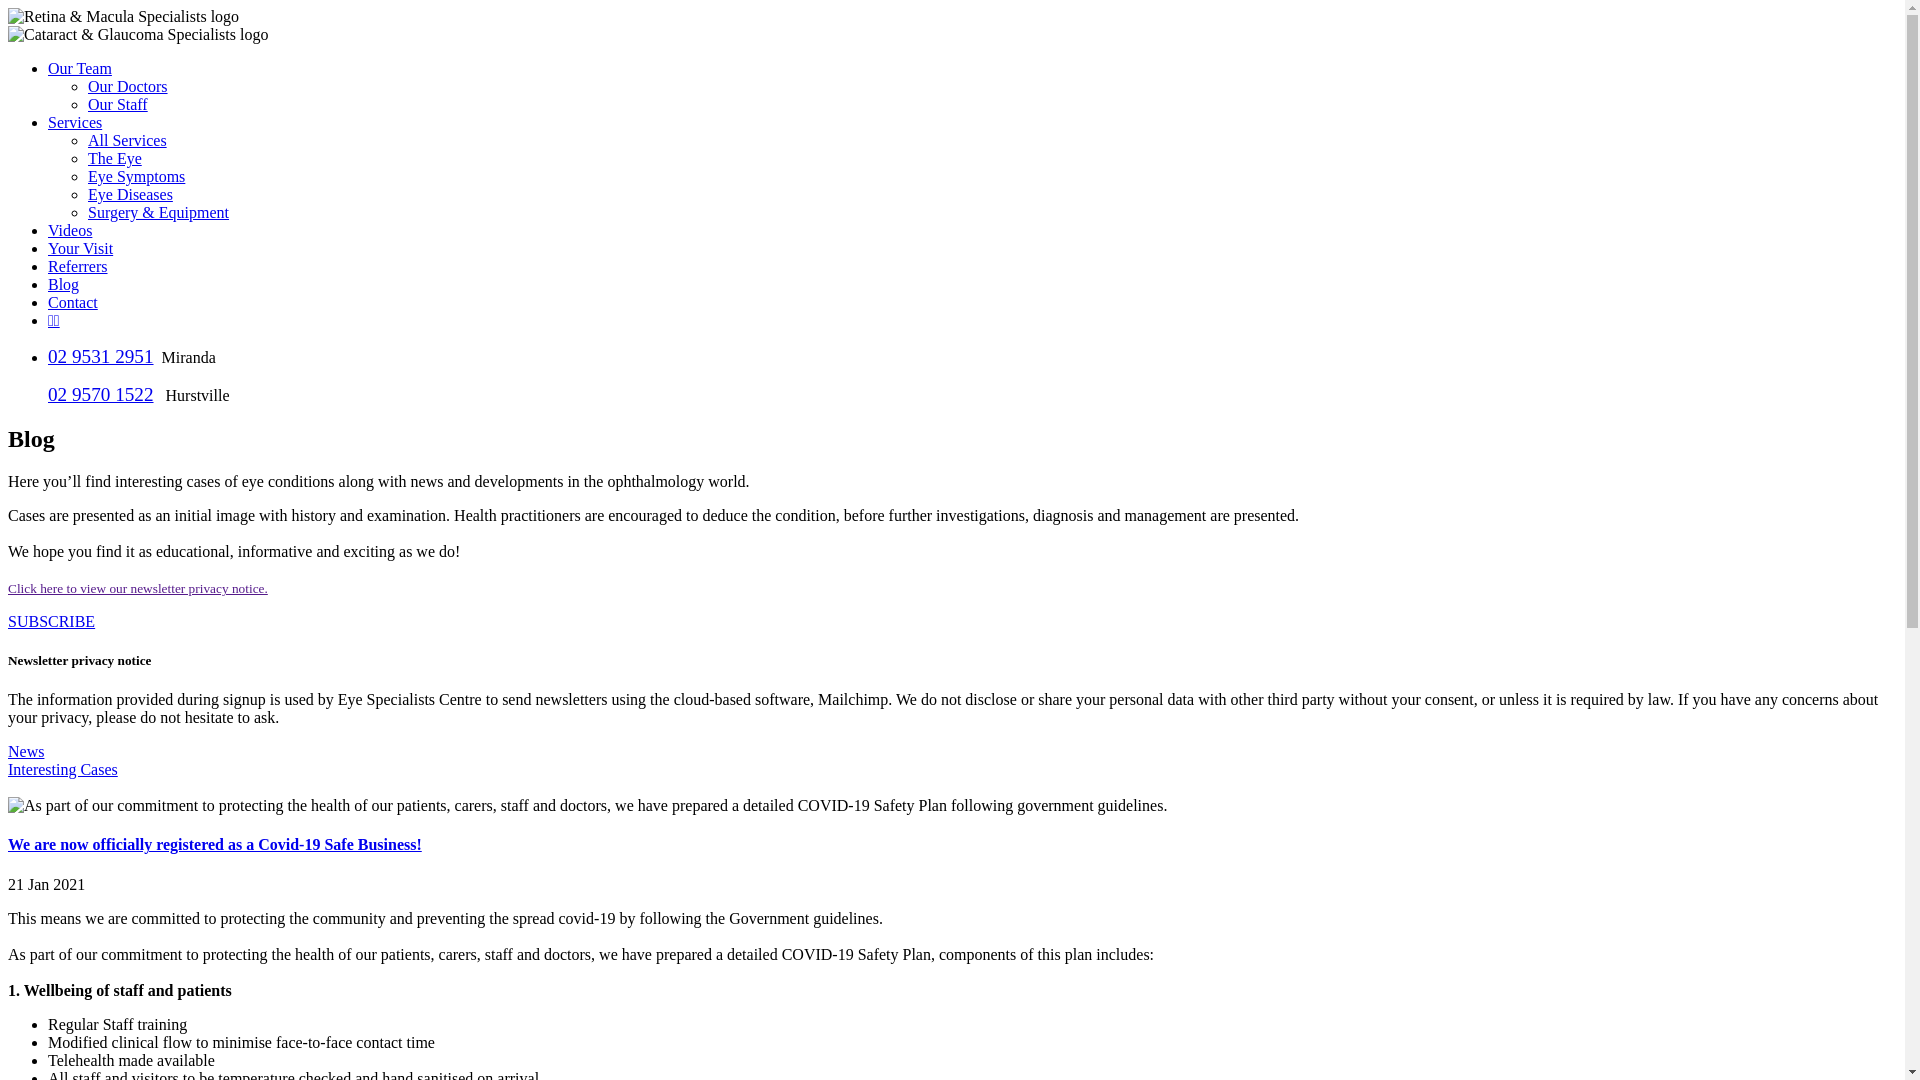  What do you see at coordinates (129, 194) in the screenshot?
I see `'Eye Diseases'` at bounding box center [129, 194].